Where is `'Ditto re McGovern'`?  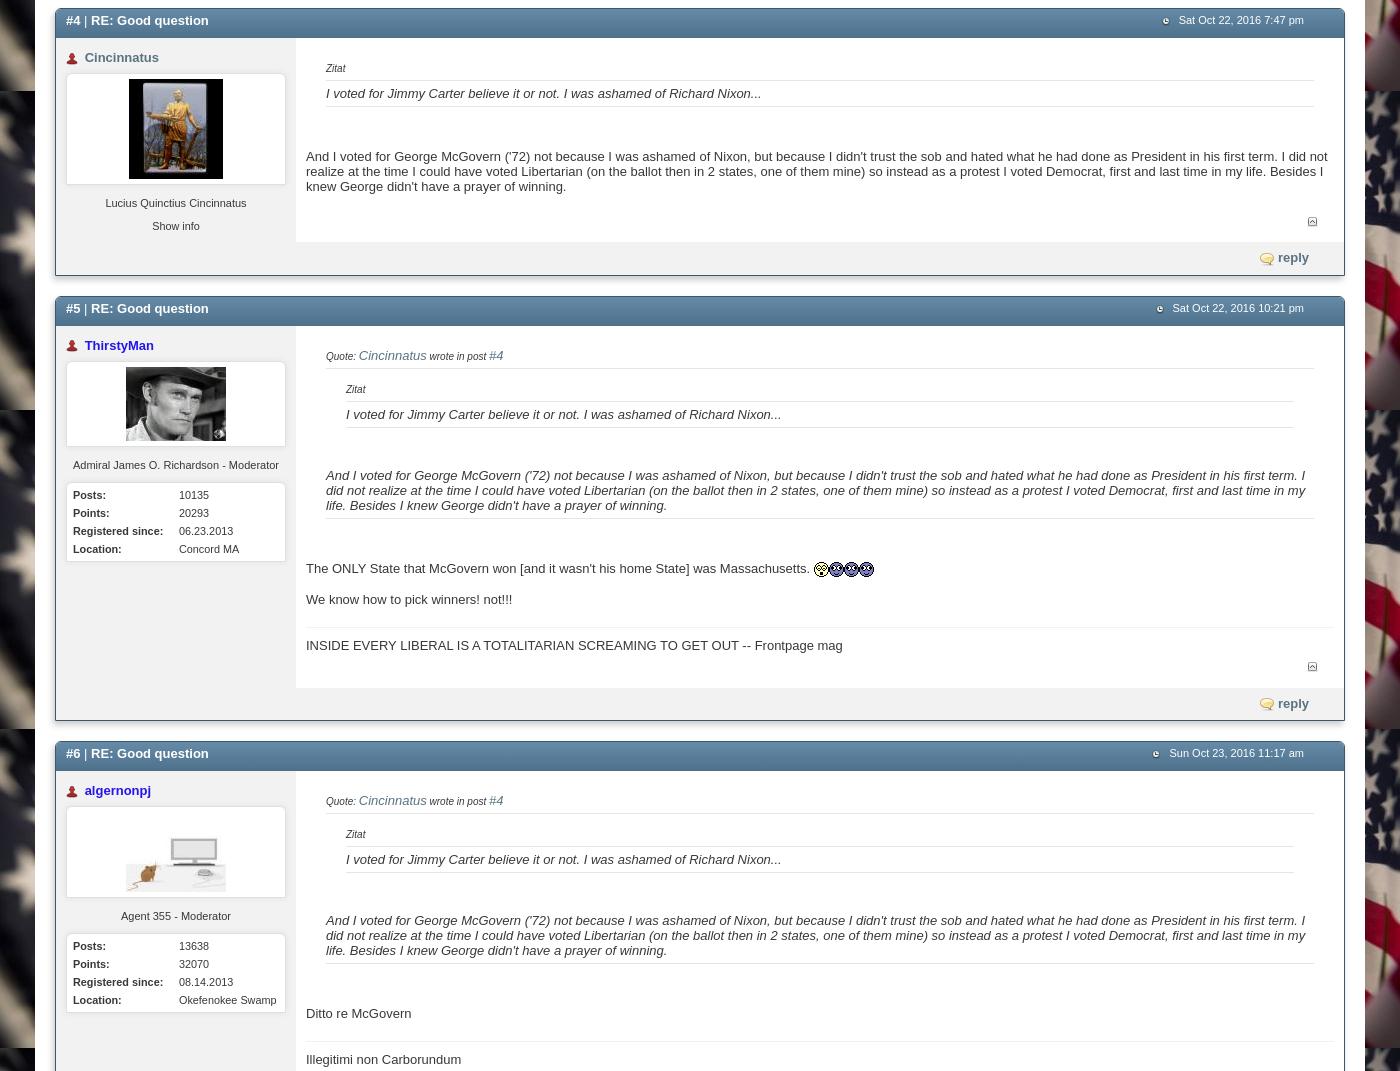
'Ditto re McGovern' is located at coordinates (358, 1013).